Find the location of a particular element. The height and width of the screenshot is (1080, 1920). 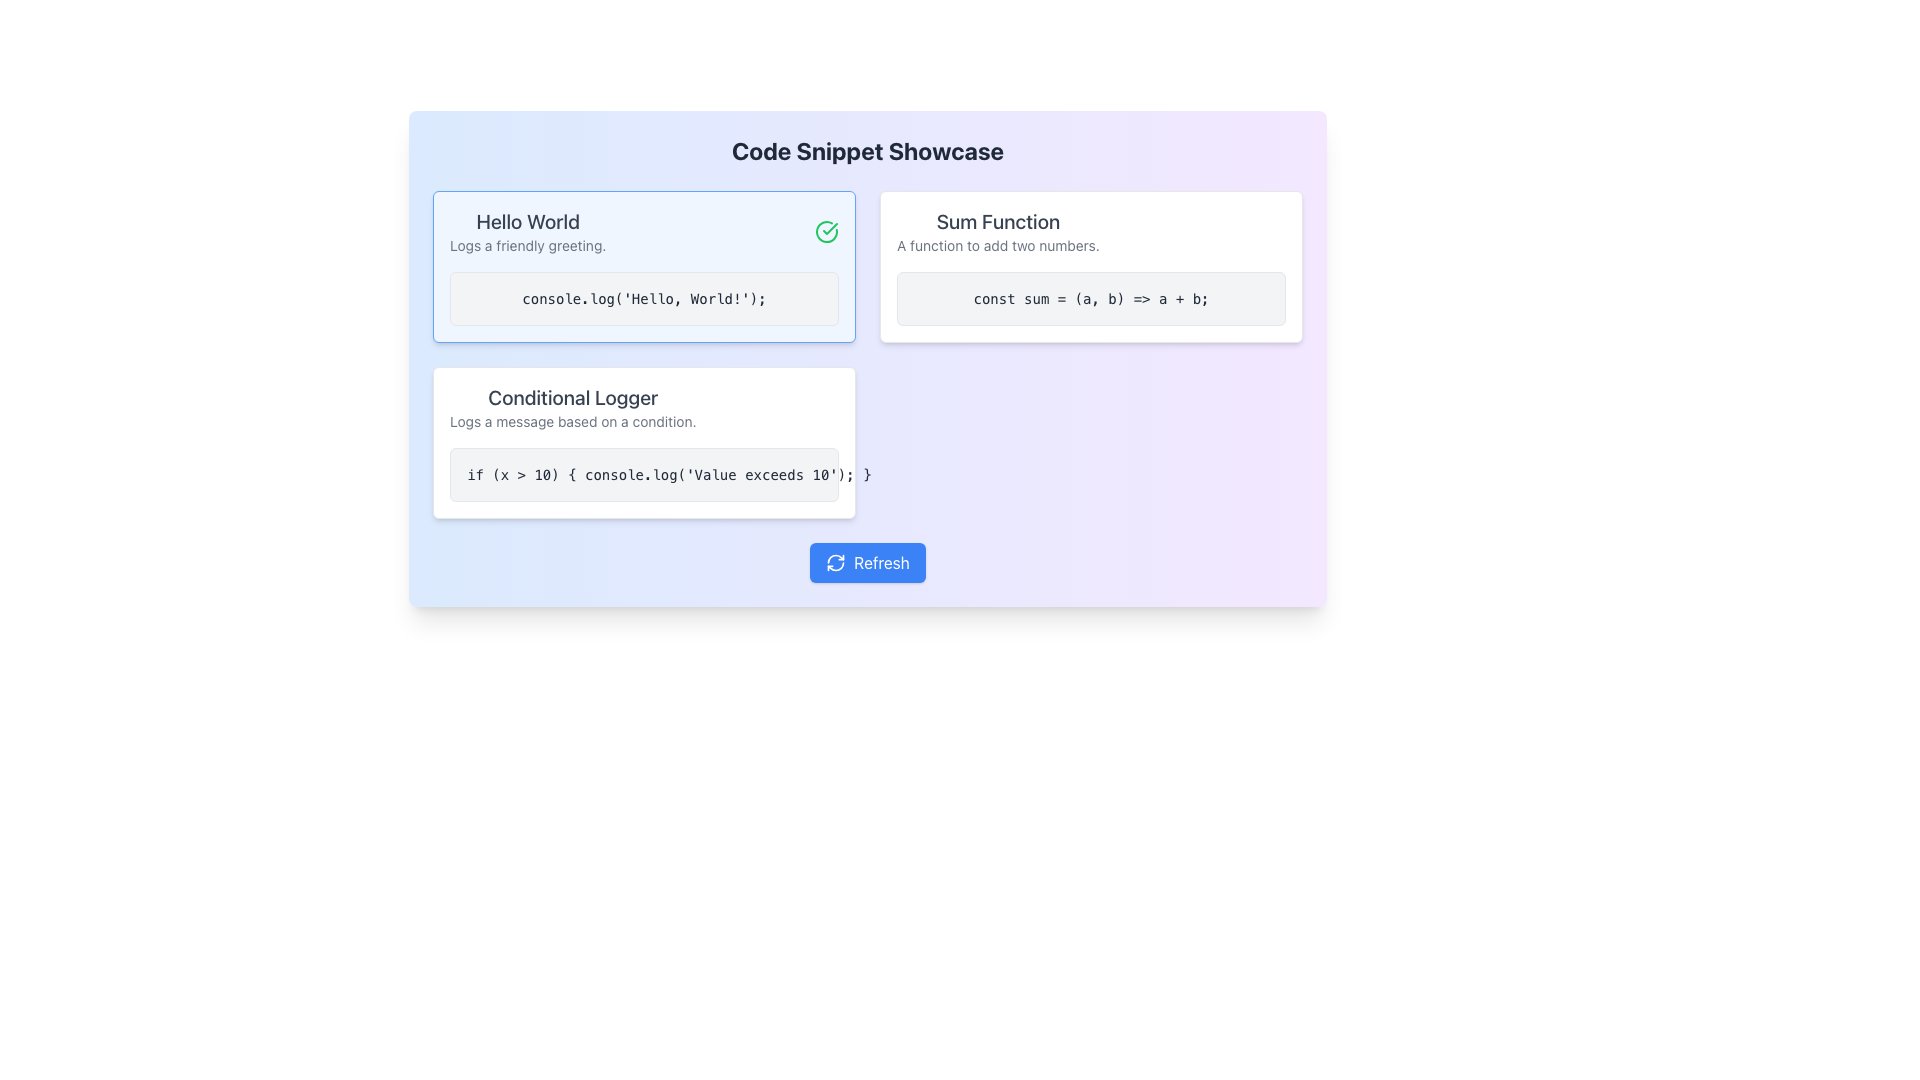

the button containing the refresh icon located at the bottom center of the interface, to the left of the 'Refresh' text label for keyboard navigation is located at coordinates (836, 563).